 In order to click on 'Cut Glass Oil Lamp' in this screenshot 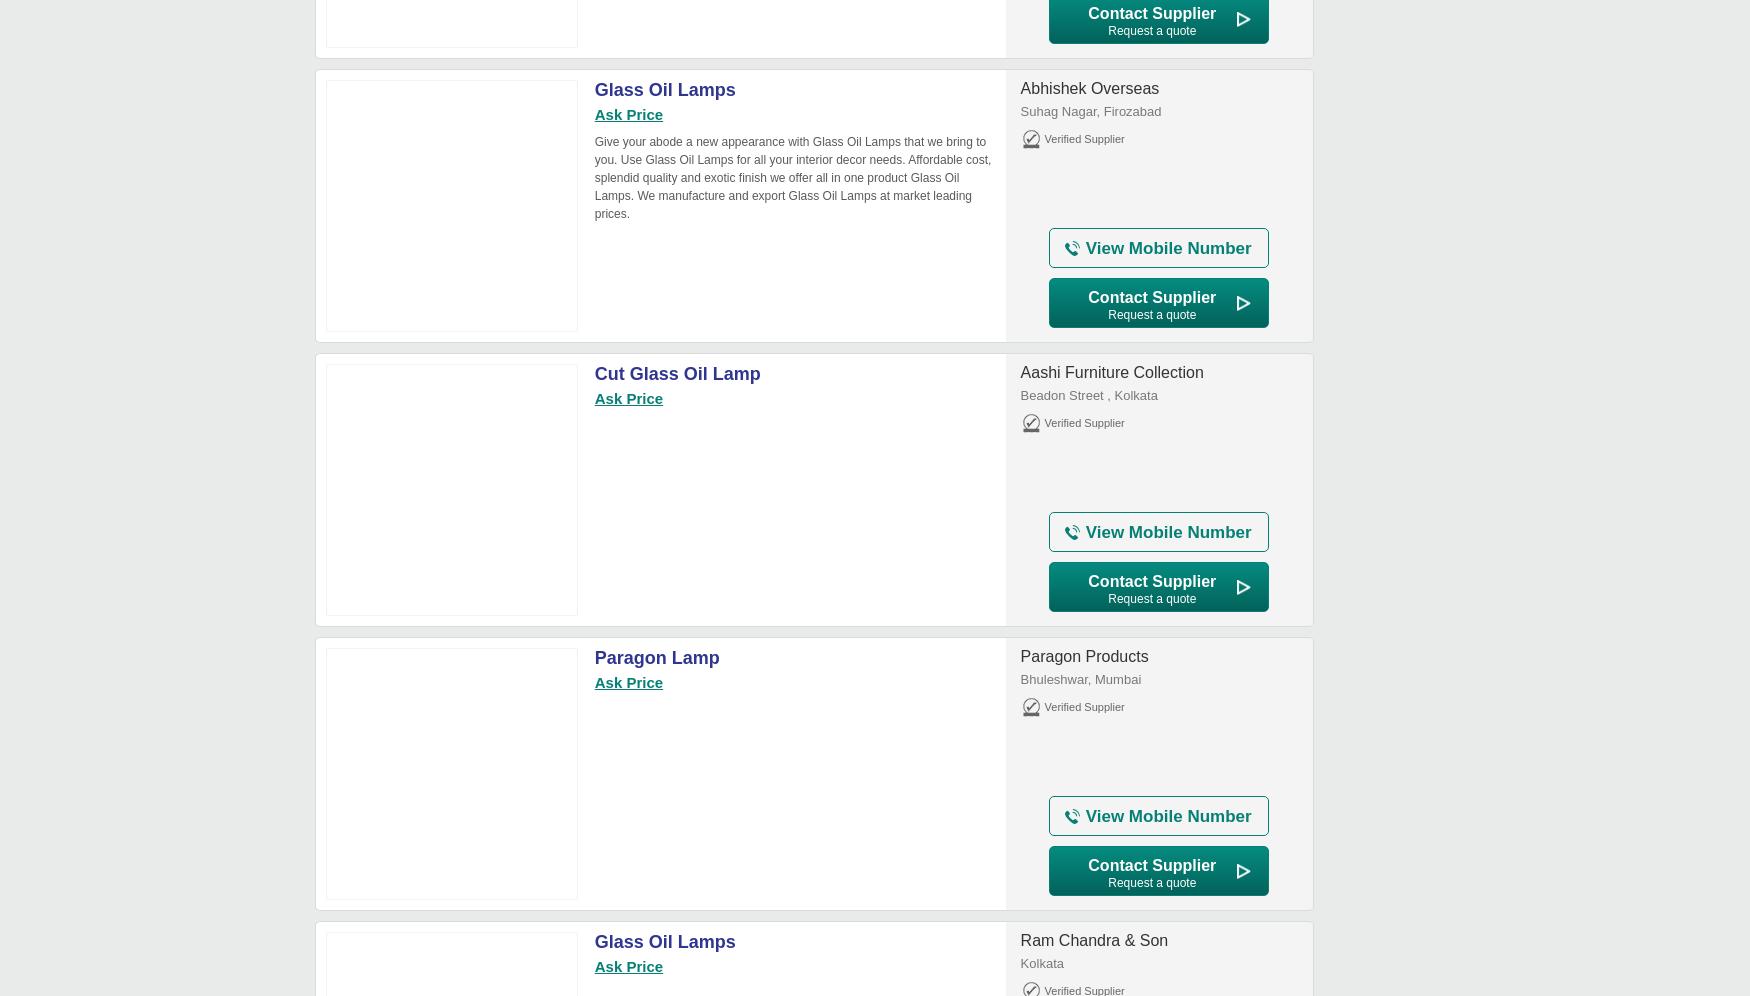, I will do `click(676, 373)`.